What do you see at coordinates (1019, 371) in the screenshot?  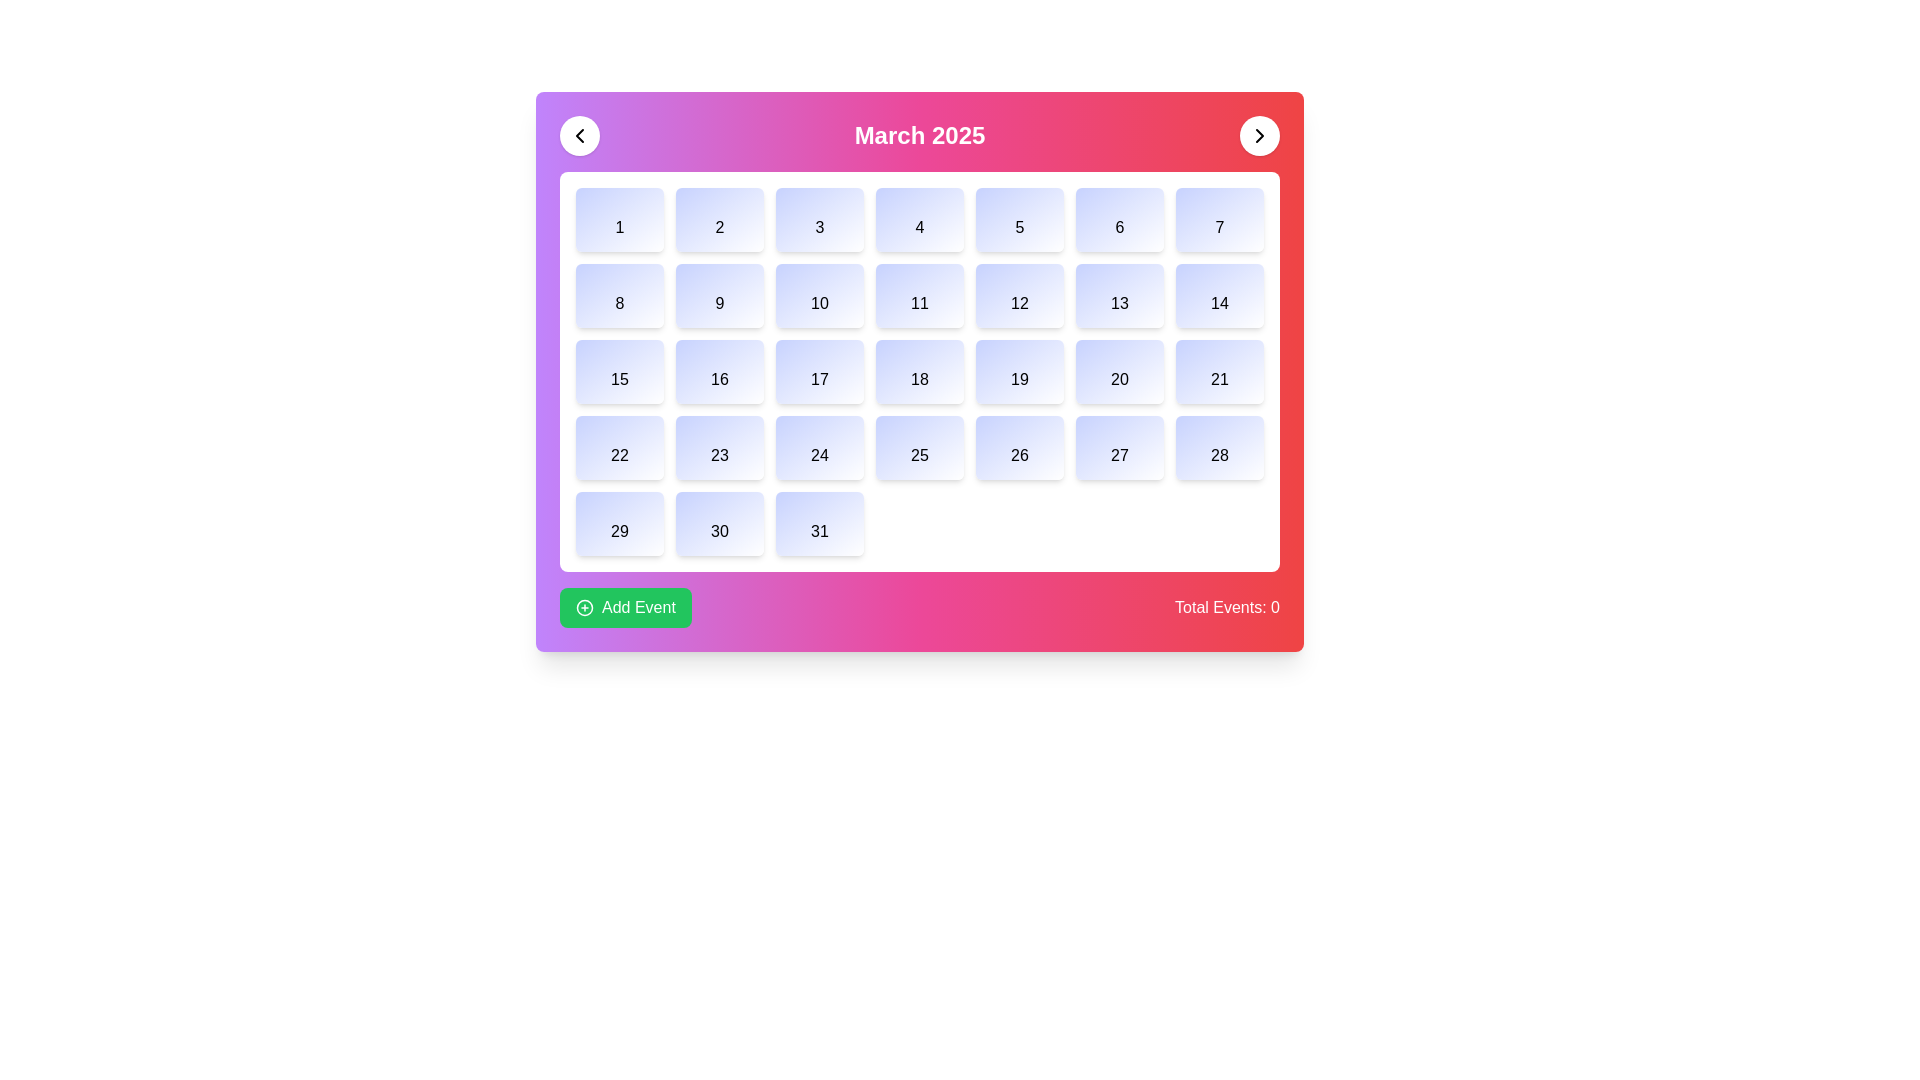 I see `the calendar day tile displaying the number '19' located in the fifth column of the third row of the grid layout` at bounding box center [1019, 371].